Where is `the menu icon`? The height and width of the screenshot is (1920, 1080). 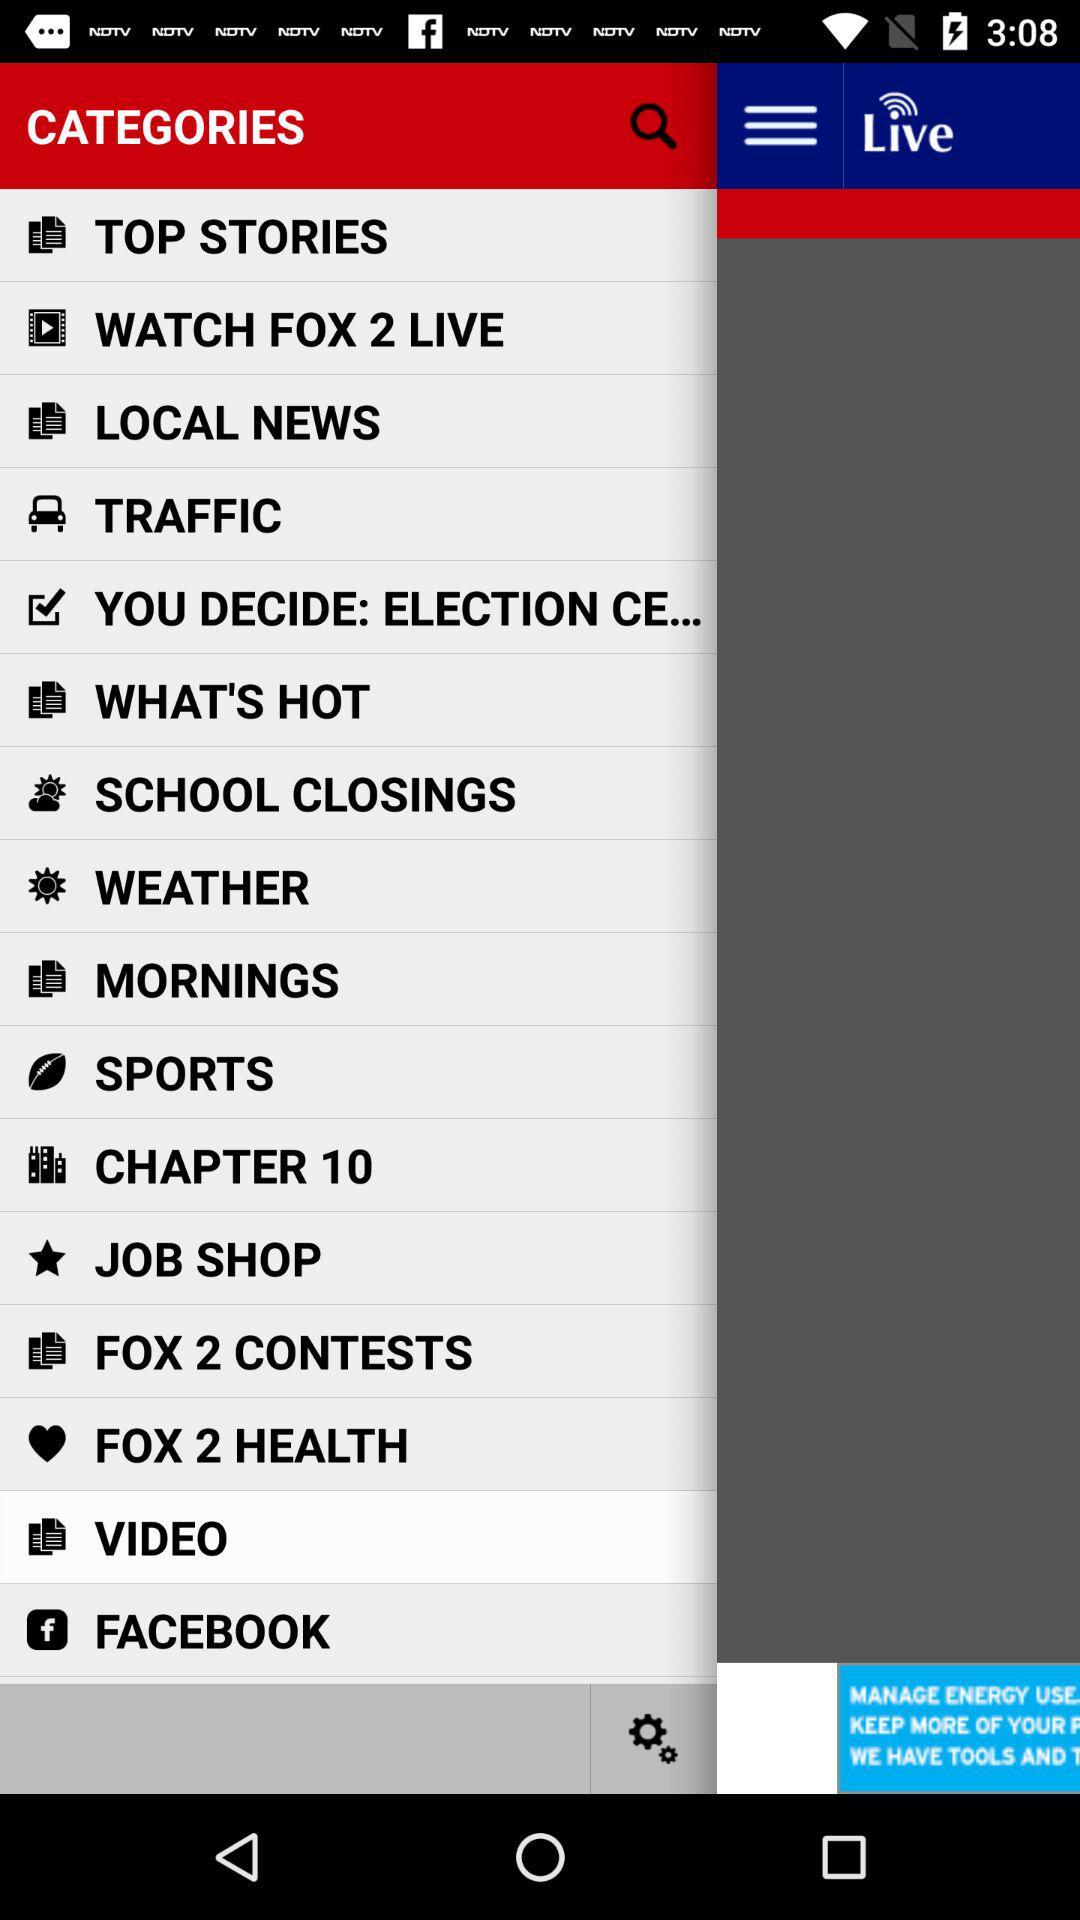
the menu icon is located at coordinates (778, 124).